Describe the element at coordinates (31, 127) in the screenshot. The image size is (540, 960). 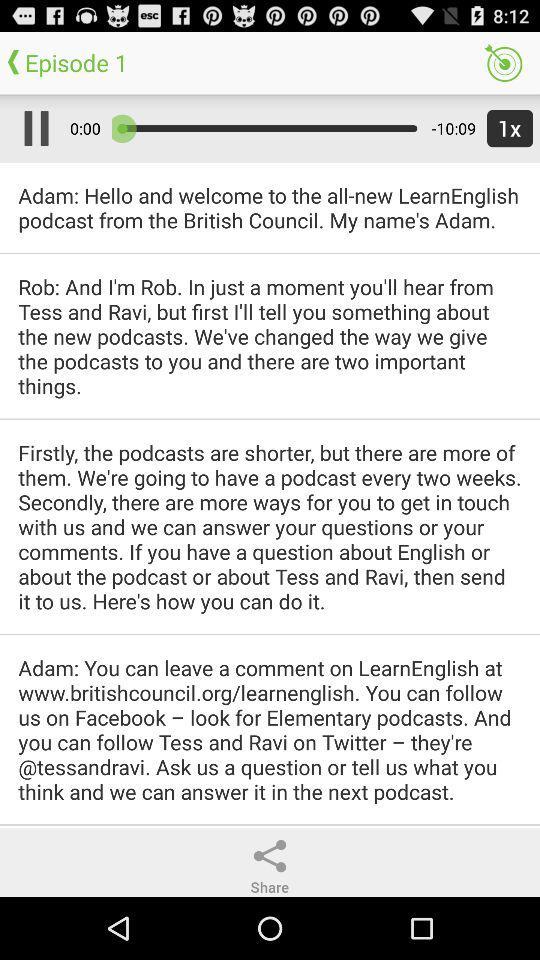
I see `pauses the audio playback` at that location.